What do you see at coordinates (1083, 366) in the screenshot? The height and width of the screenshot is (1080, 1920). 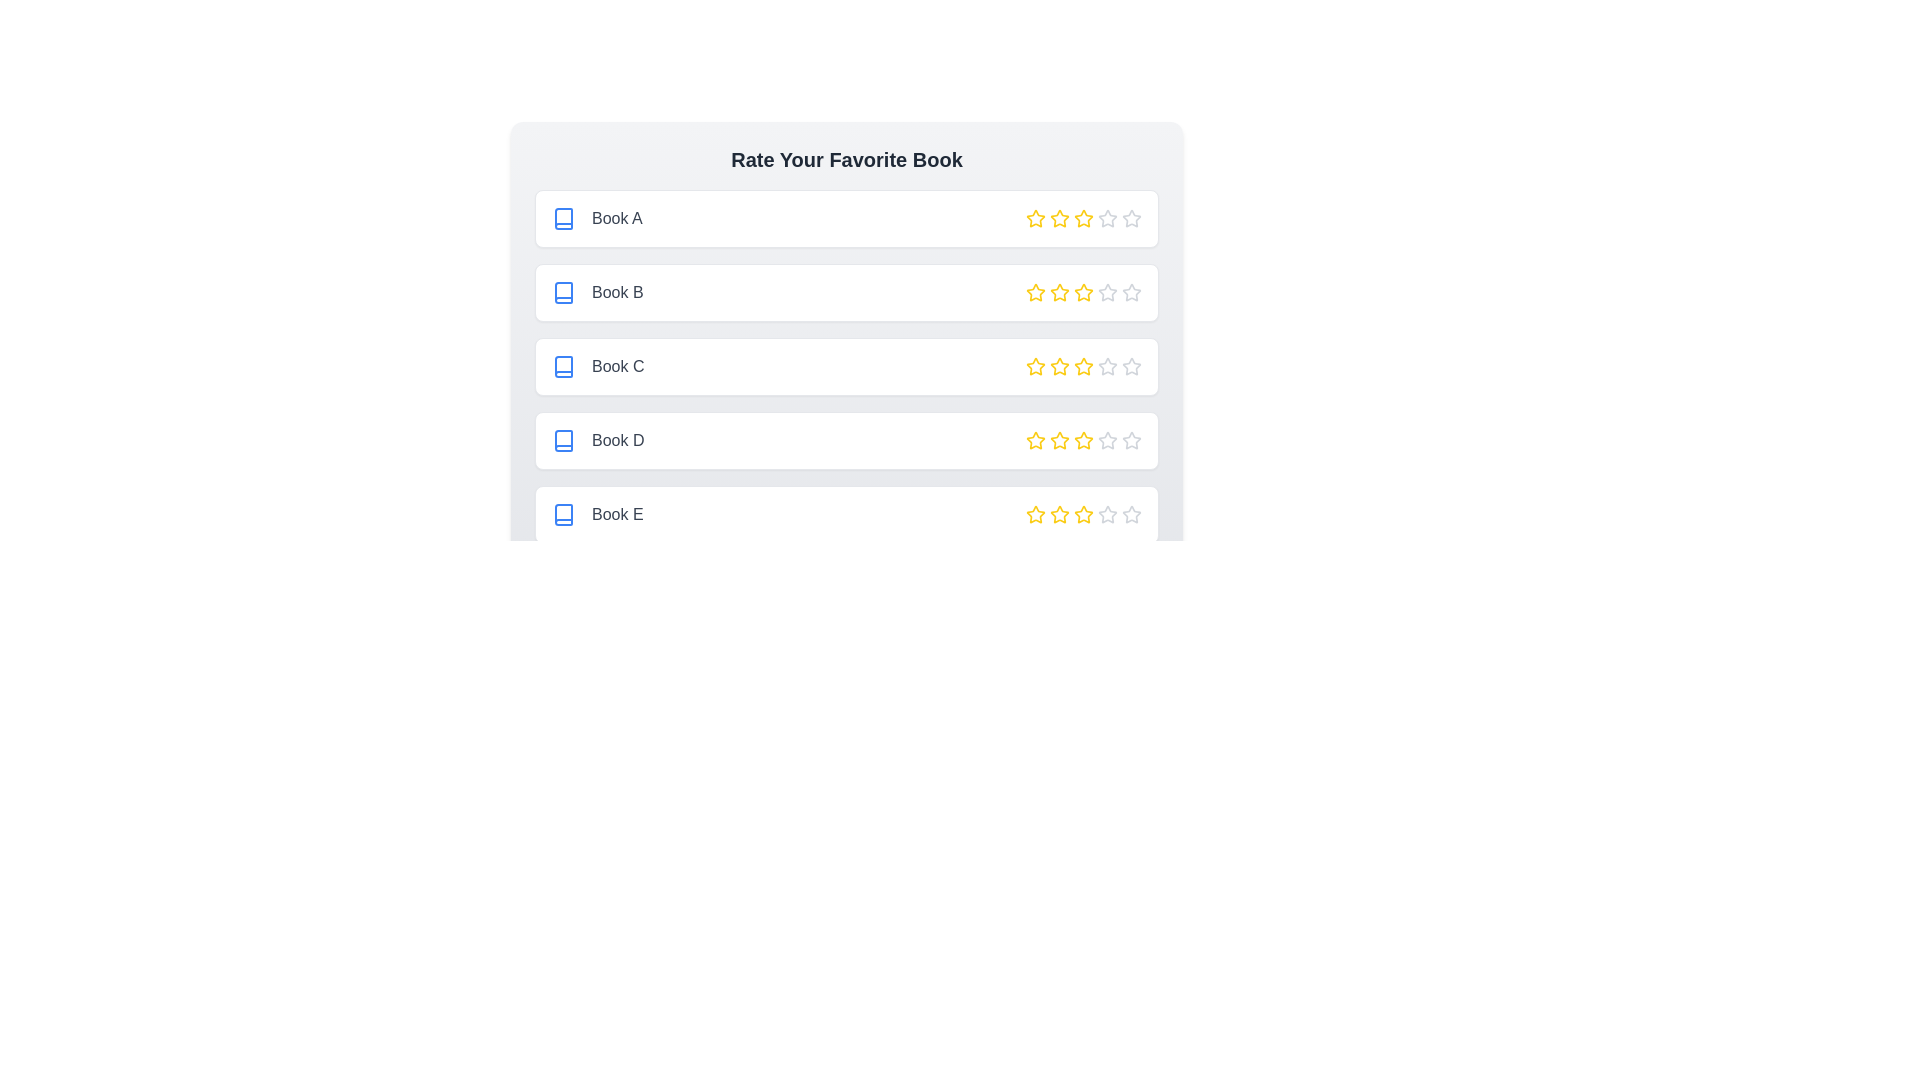 I see `the star corresponding to 3 stars for the book titled Book C` at bounding box center [1083, 366].